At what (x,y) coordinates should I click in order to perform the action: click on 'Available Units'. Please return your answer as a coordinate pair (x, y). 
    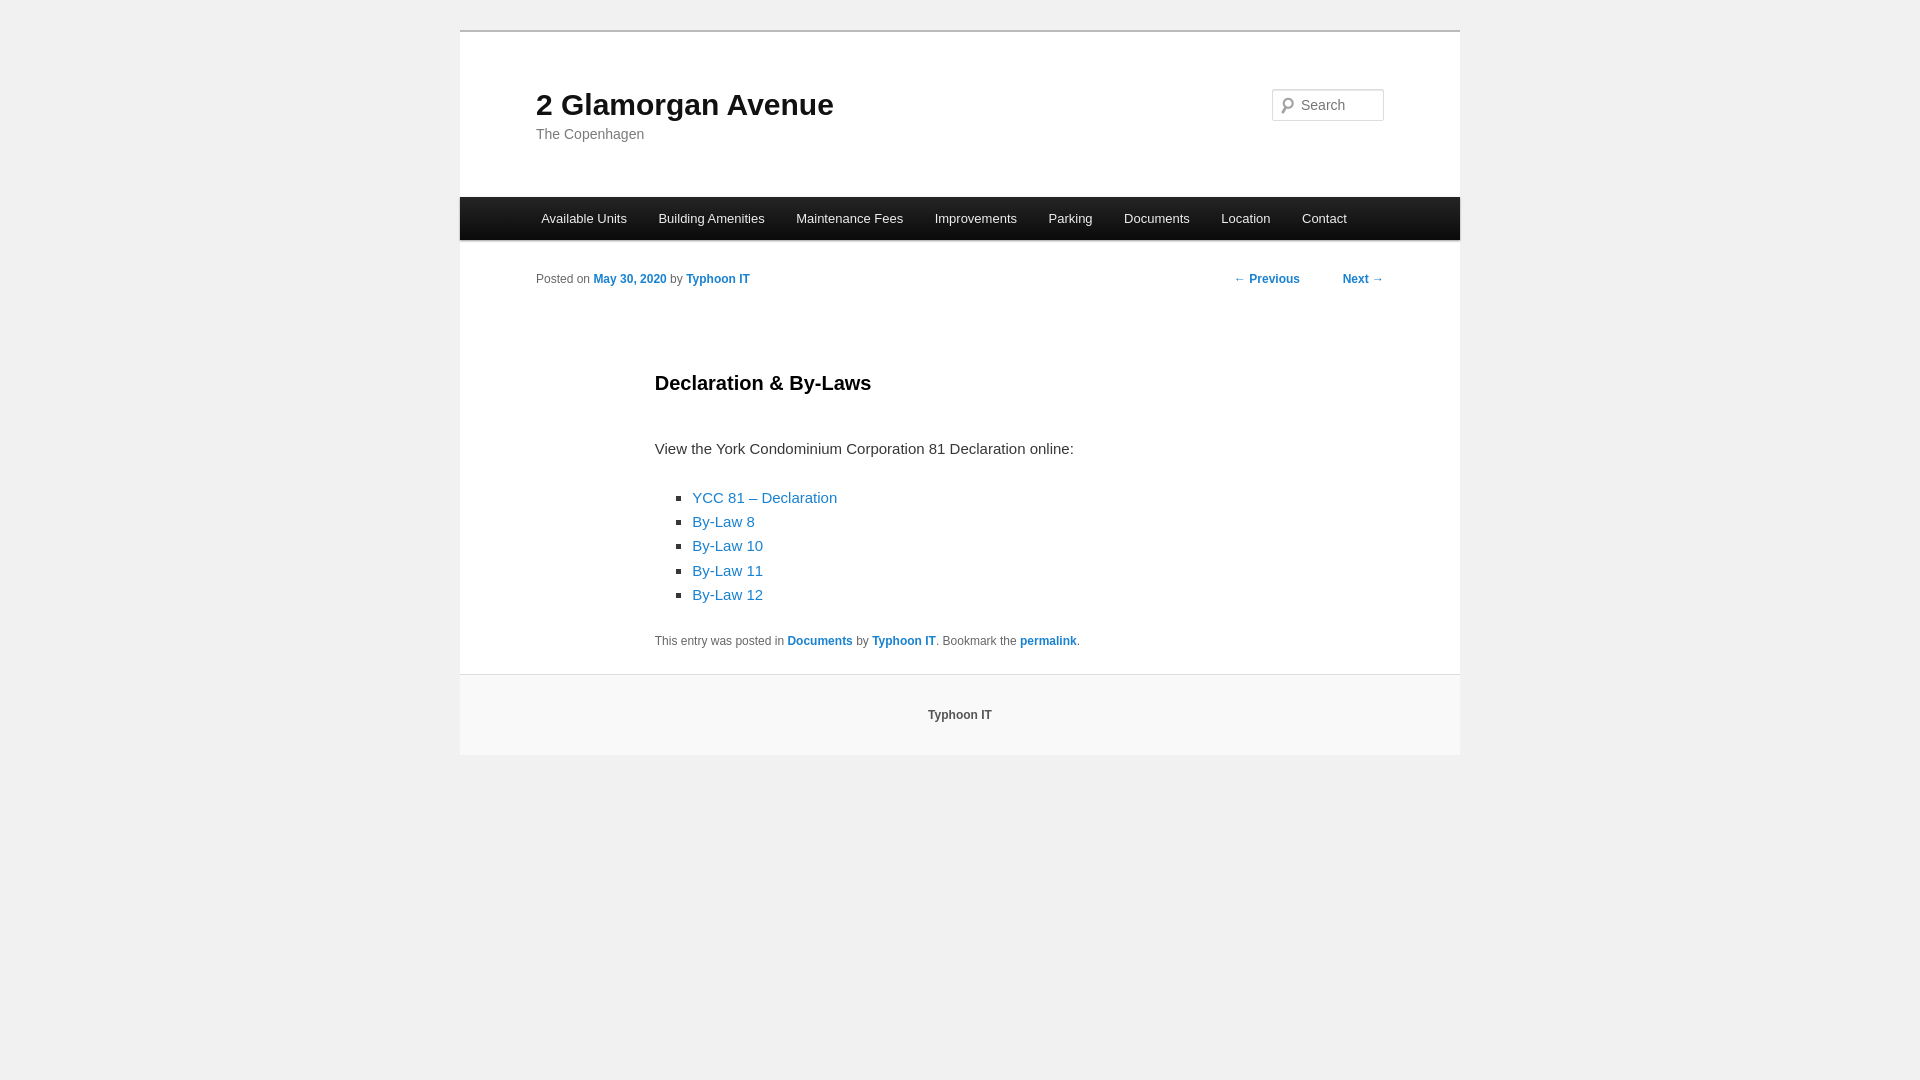
    Looking at the image, I should click on (582, 218).